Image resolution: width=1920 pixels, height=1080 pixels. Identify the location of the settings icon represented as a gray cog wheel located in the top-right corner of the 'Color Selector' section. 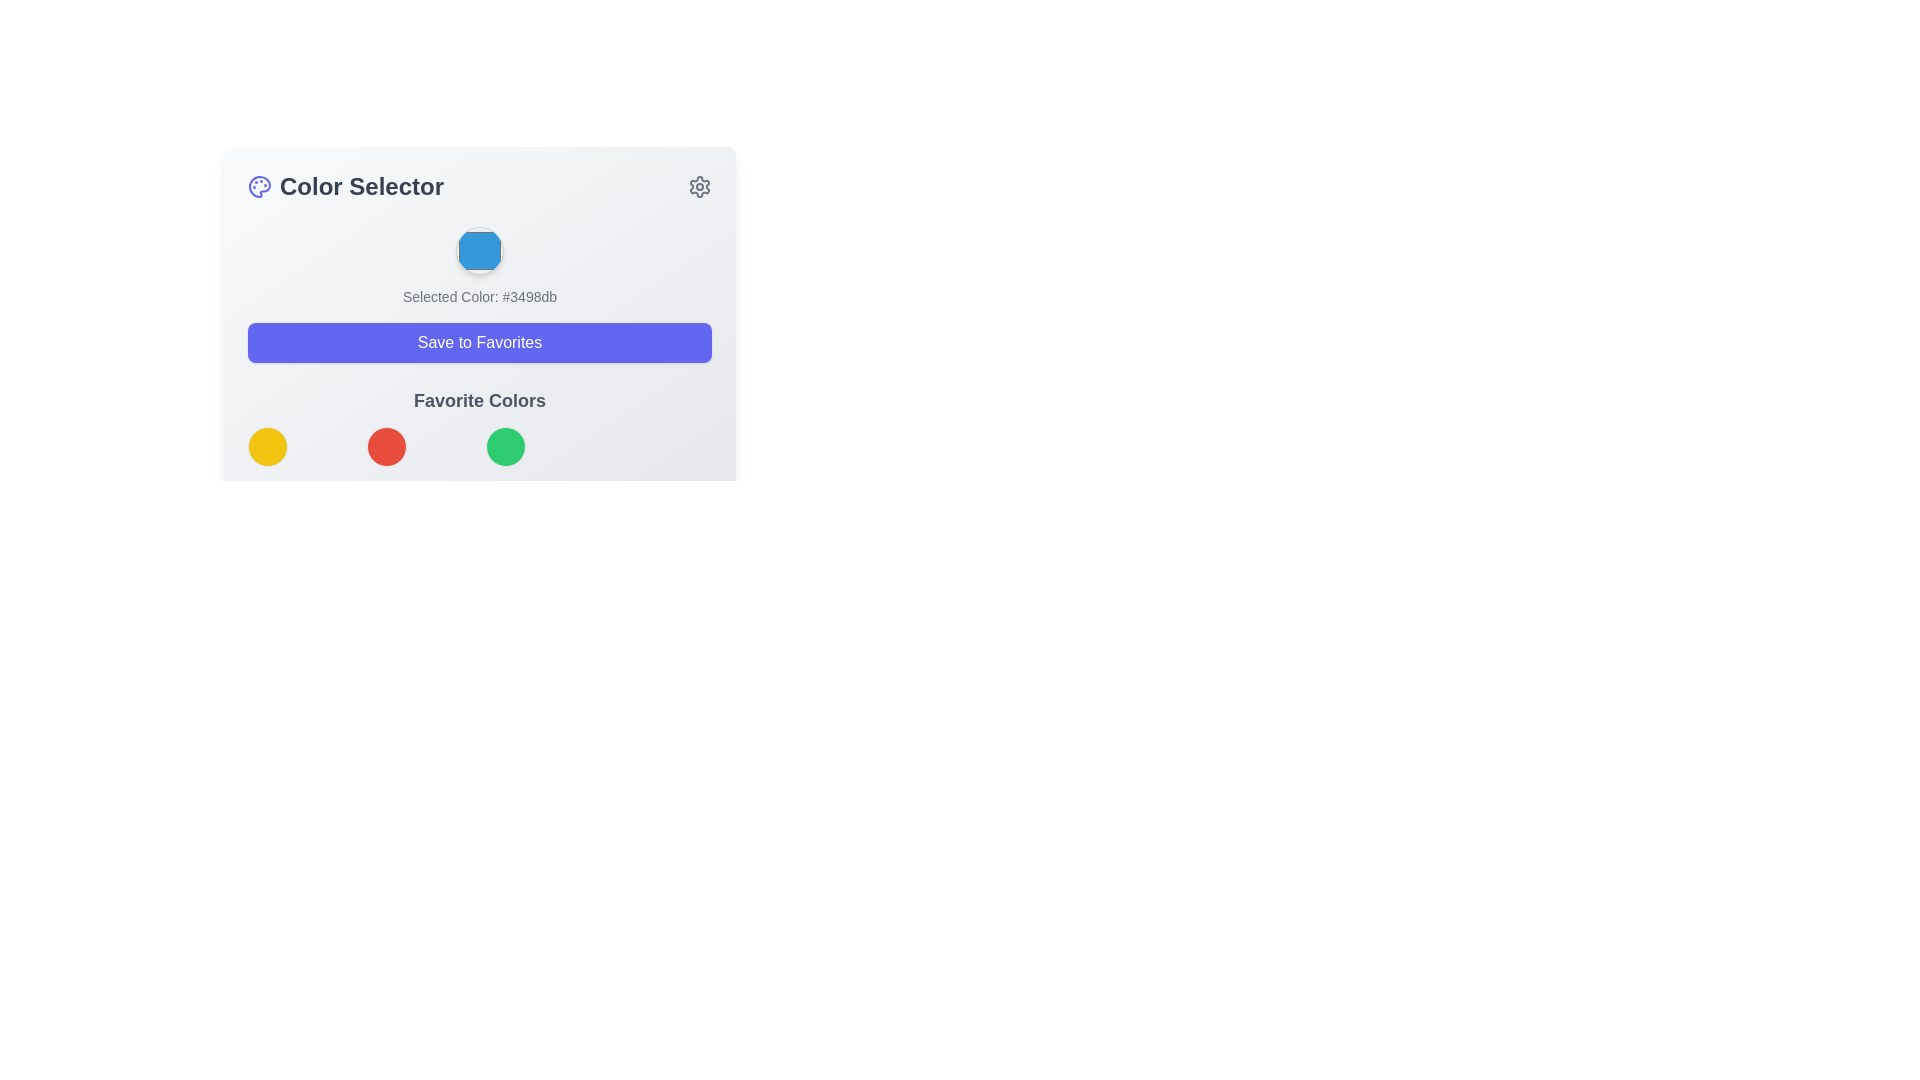
(700, 186).